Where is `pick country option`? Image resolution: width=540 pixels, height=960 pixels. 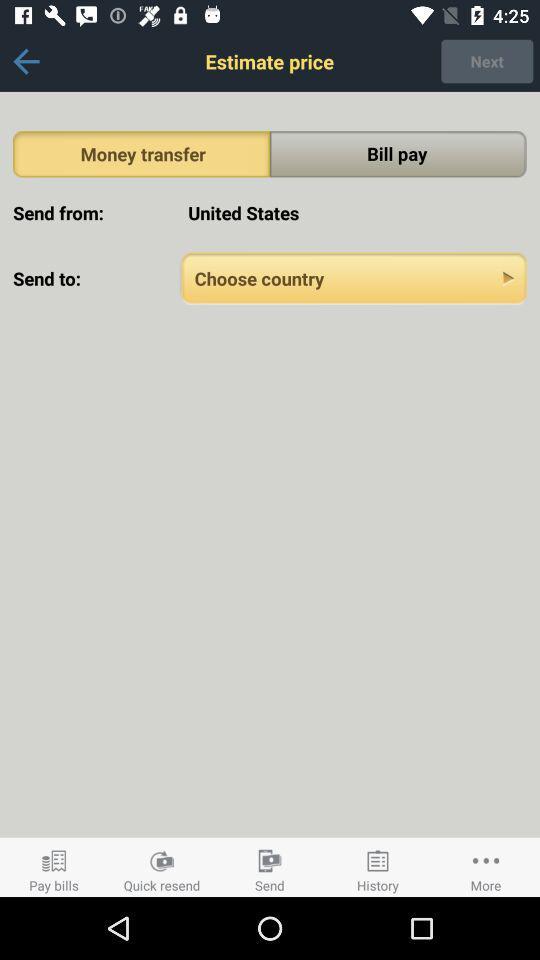
pick country option is located at coordinates (353, 277).